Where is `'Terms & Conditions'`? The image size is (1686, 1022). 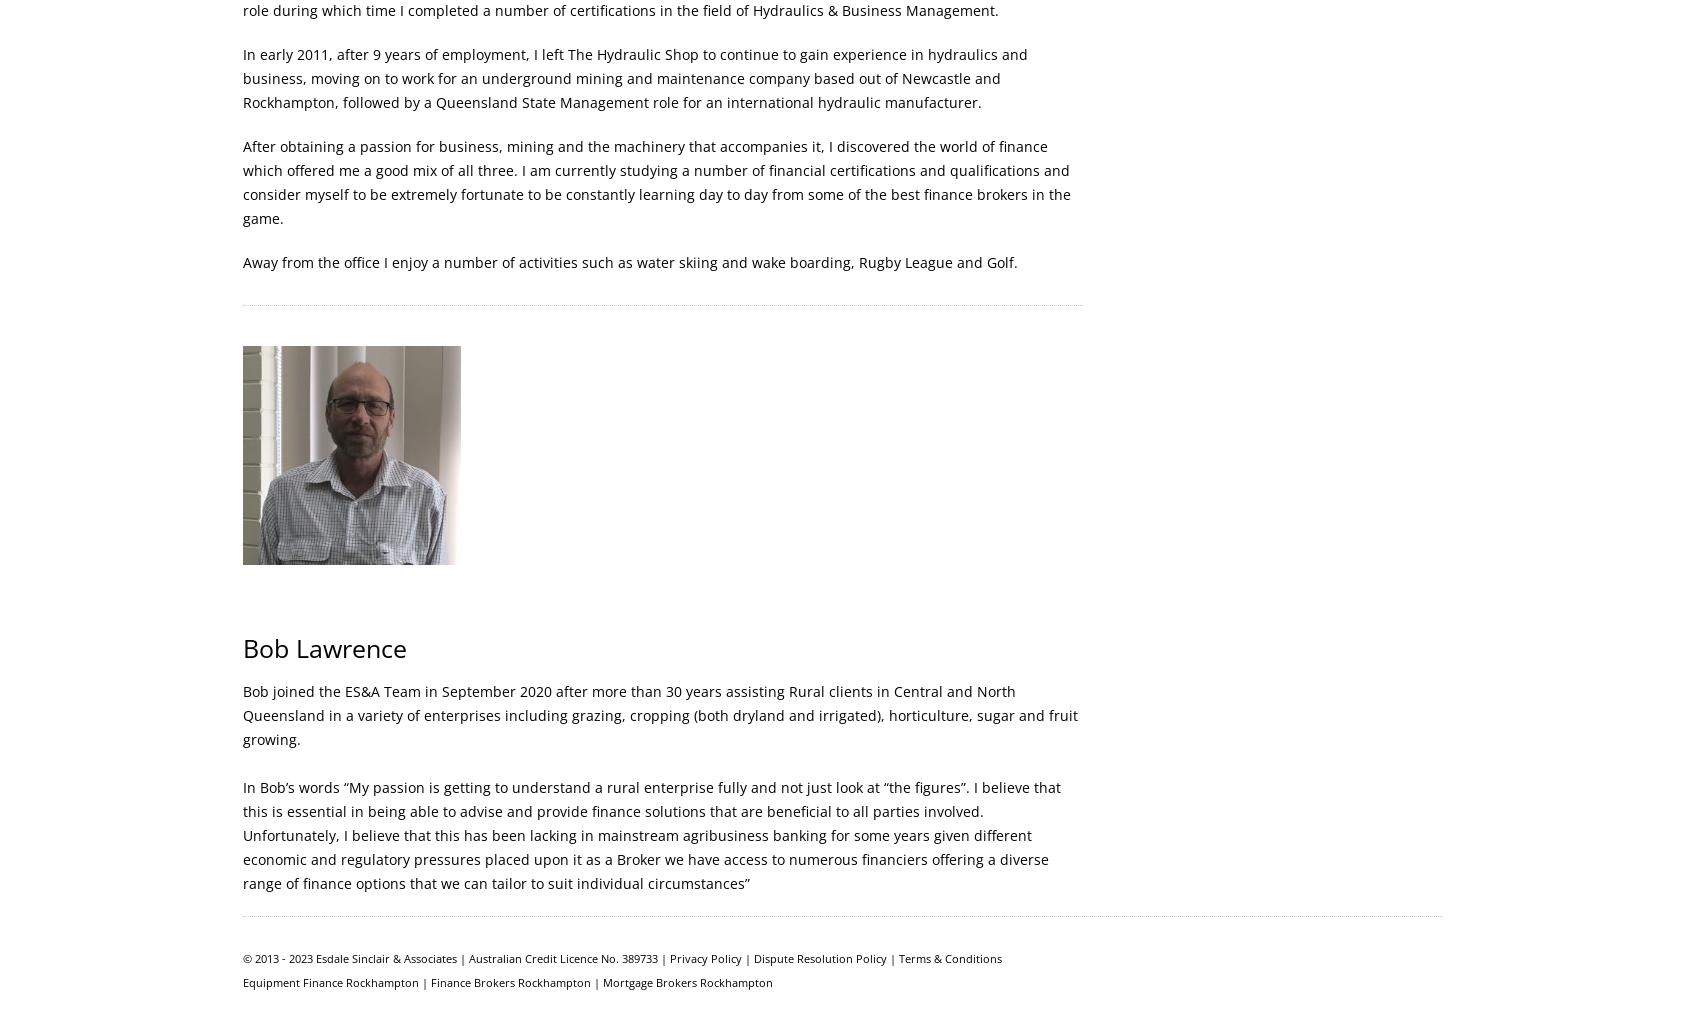 'Terms & Conditions' is located at coordinates (897, 957).